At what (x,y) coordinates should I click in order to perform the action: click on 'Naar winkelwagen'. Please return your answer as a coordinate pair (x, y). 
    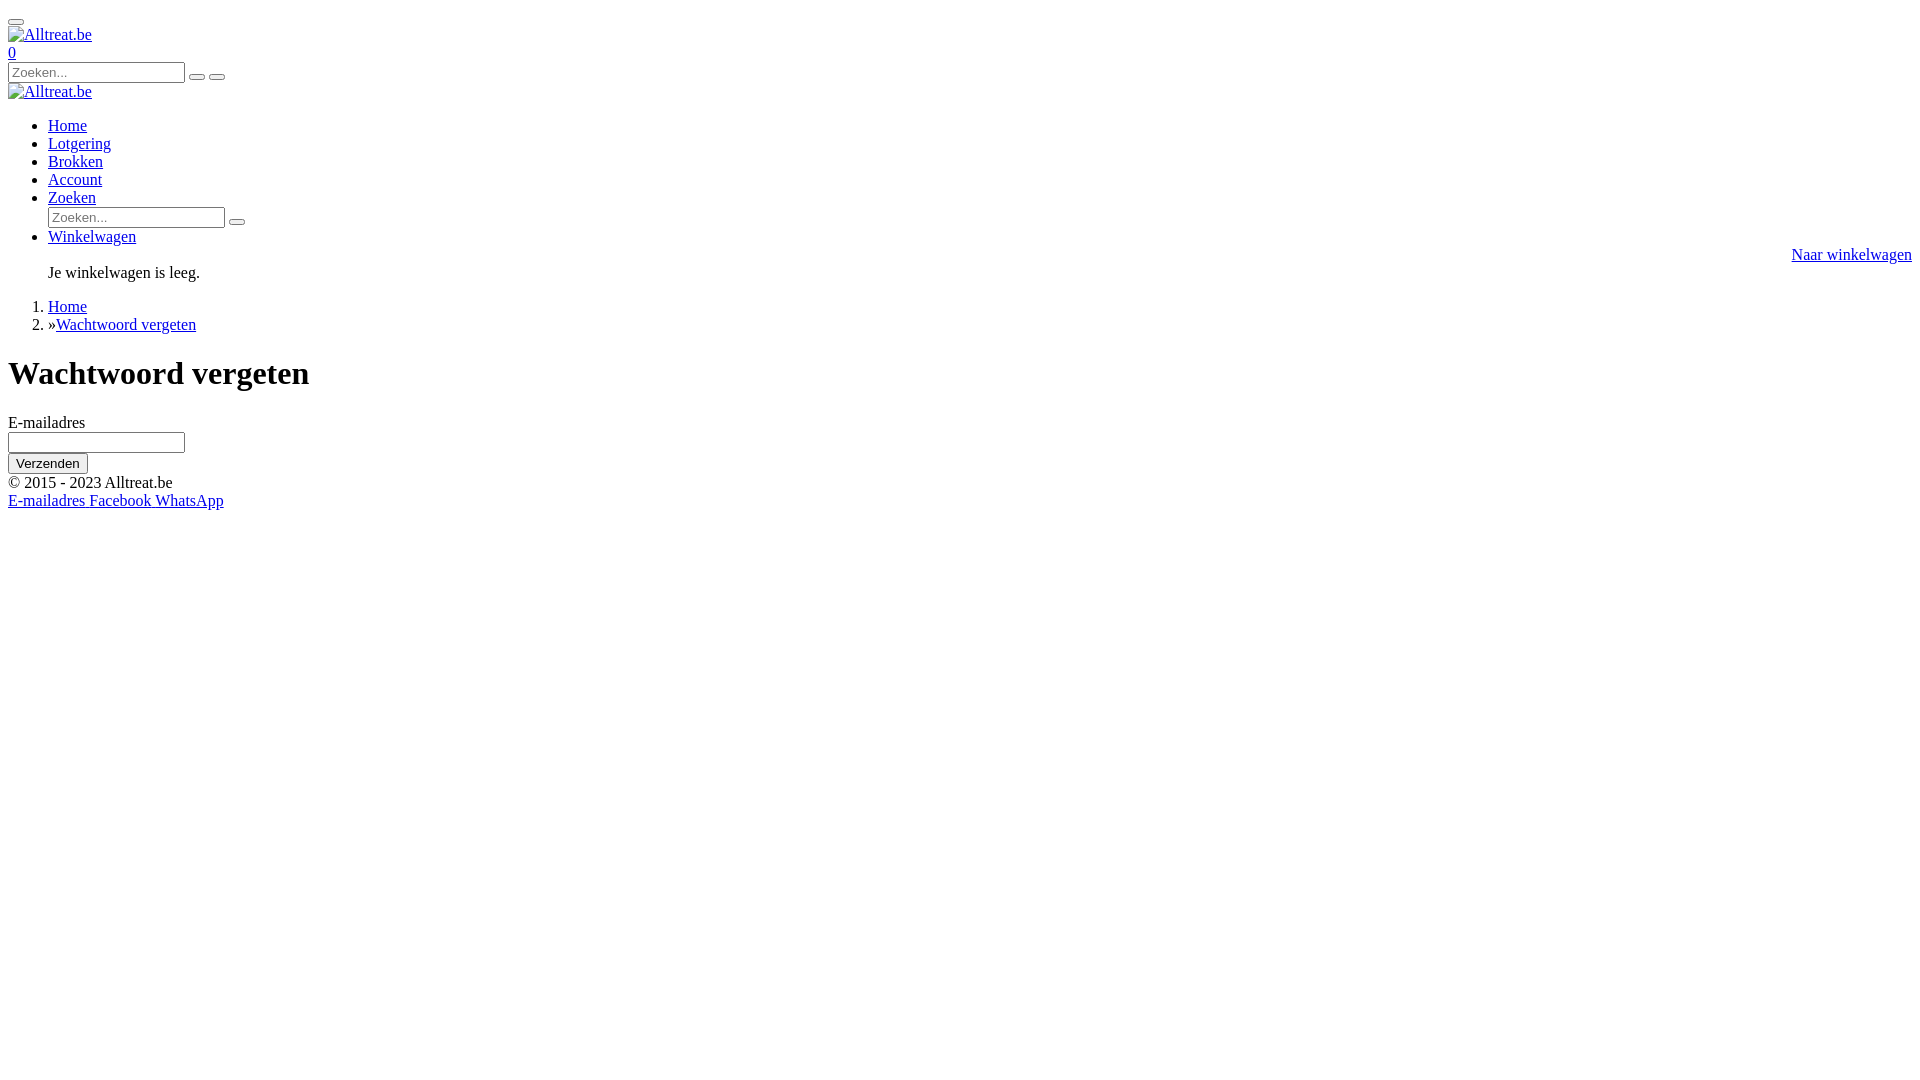
    Looking at the image, I should click on (1851, 253).